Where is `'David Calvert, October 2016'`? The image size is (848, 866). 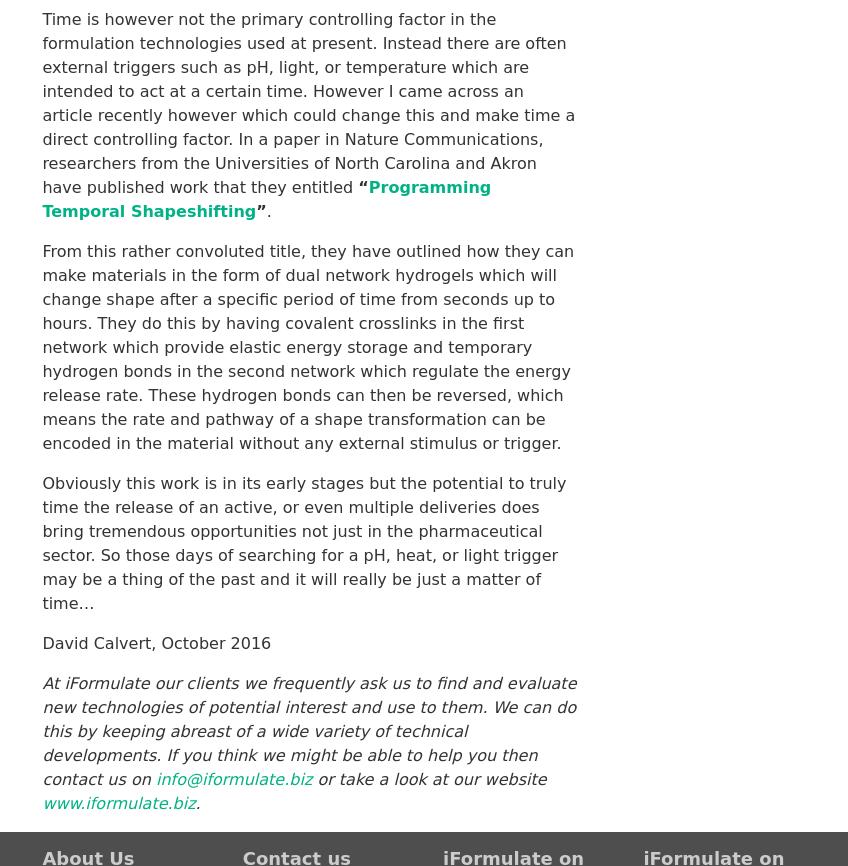
'David Calvert, October 2016' is located at coordinates (40, 642).